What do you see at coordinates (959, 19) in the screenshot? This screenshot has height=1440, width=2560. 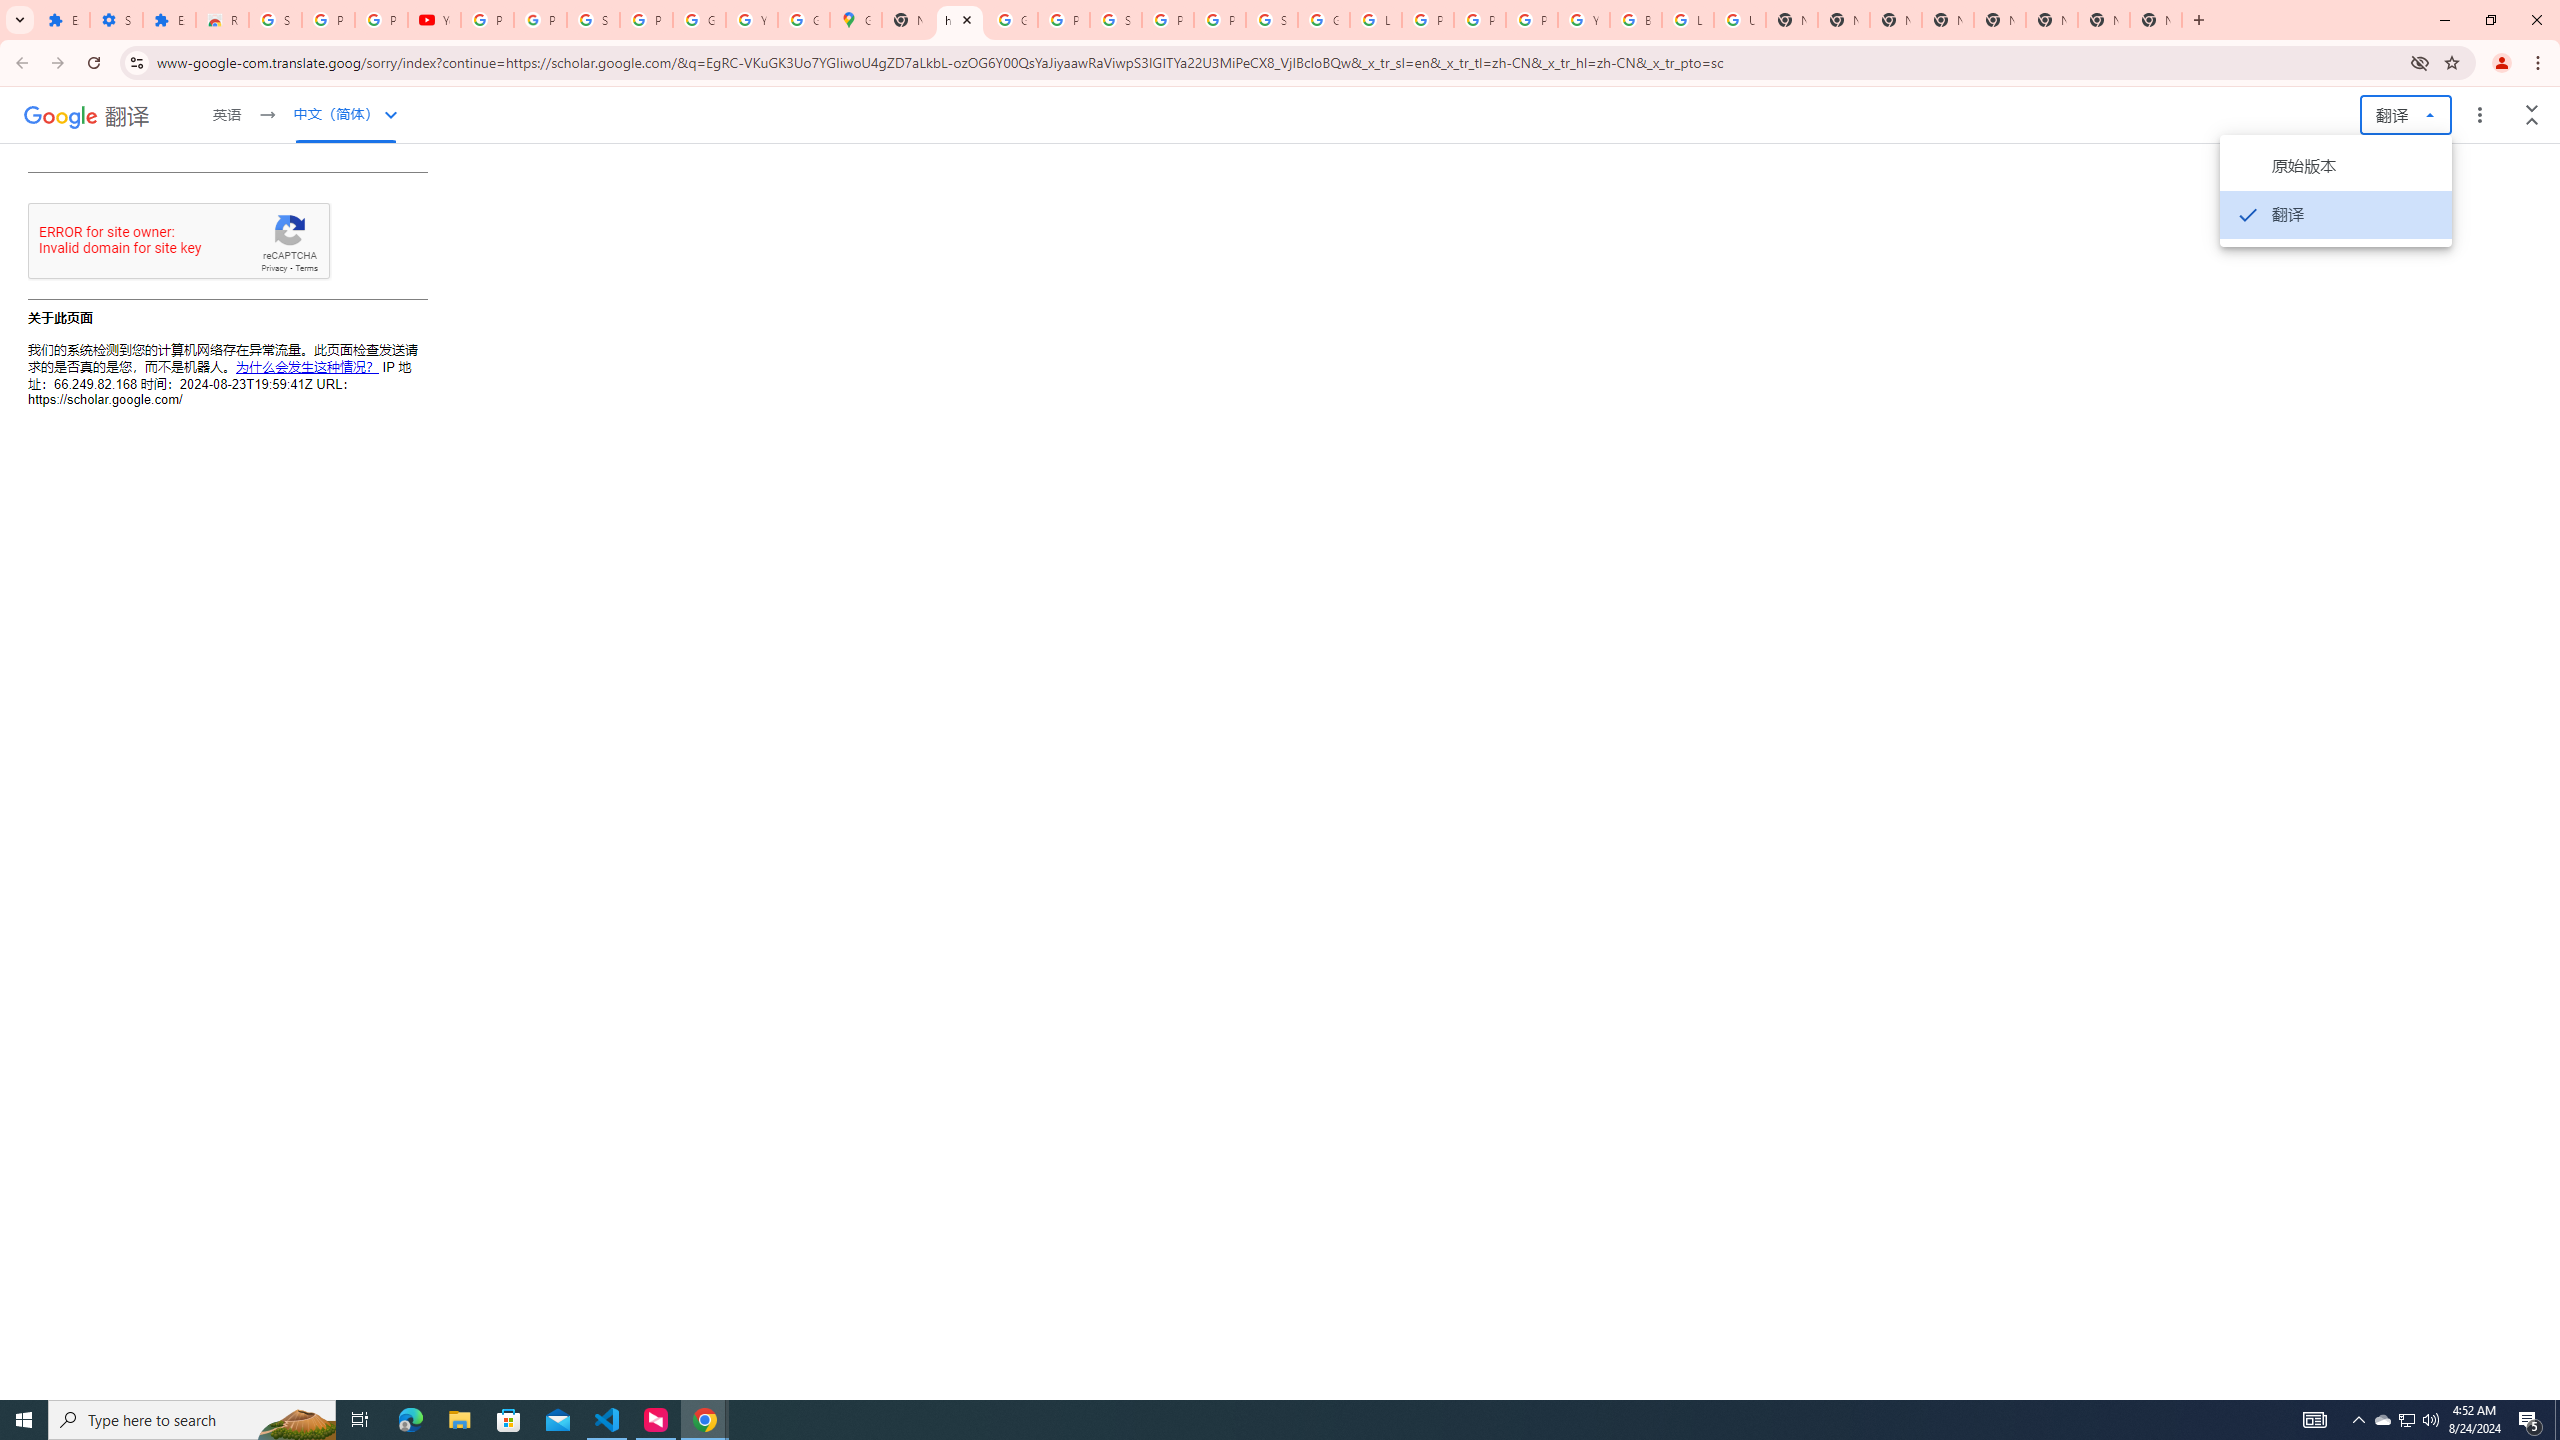 I see `'https://scholar.google.com/'` at bounding box center [959, 19].